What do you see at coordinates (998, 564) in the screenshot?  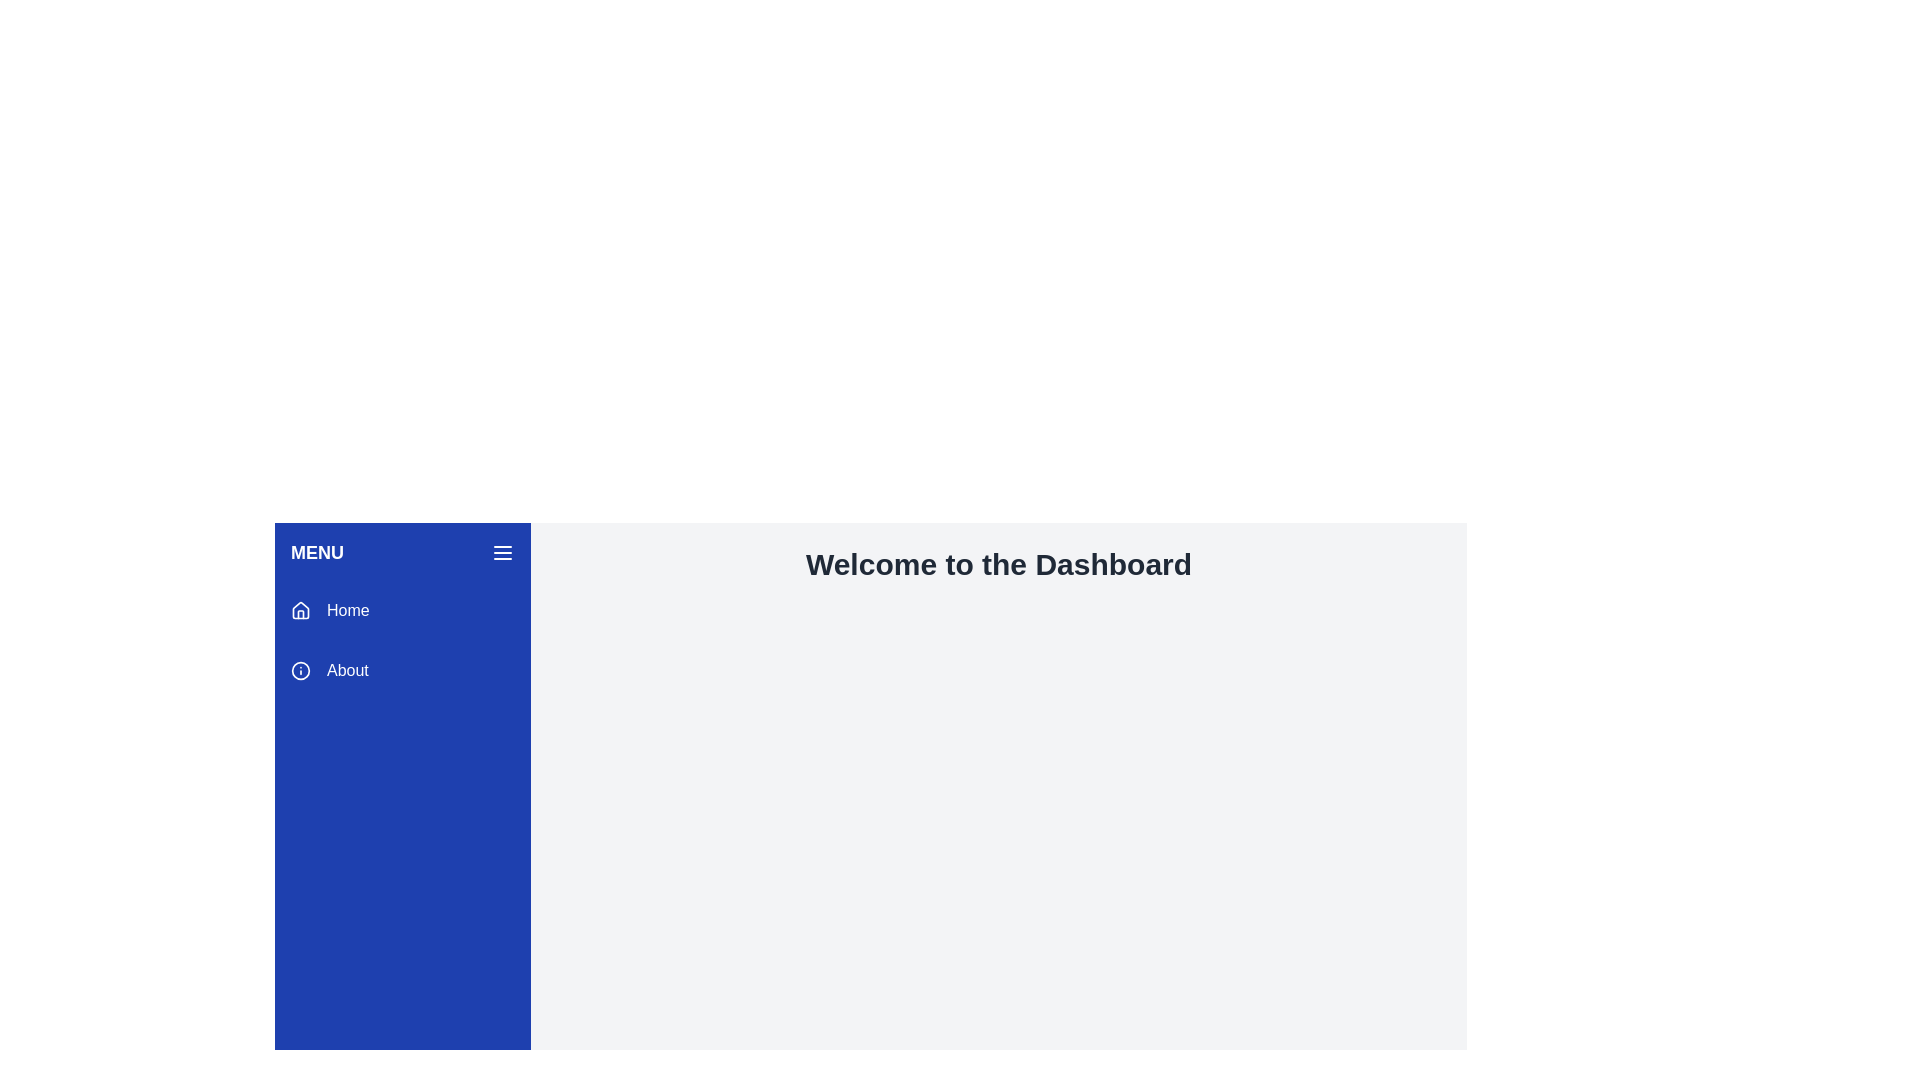 I see `the static text header that reads 'Welcome to the Dashboard', which is prominently displayed in dark gray on a light-gray background, positioned centrally above the main body content` at bounding box center [998, 564].